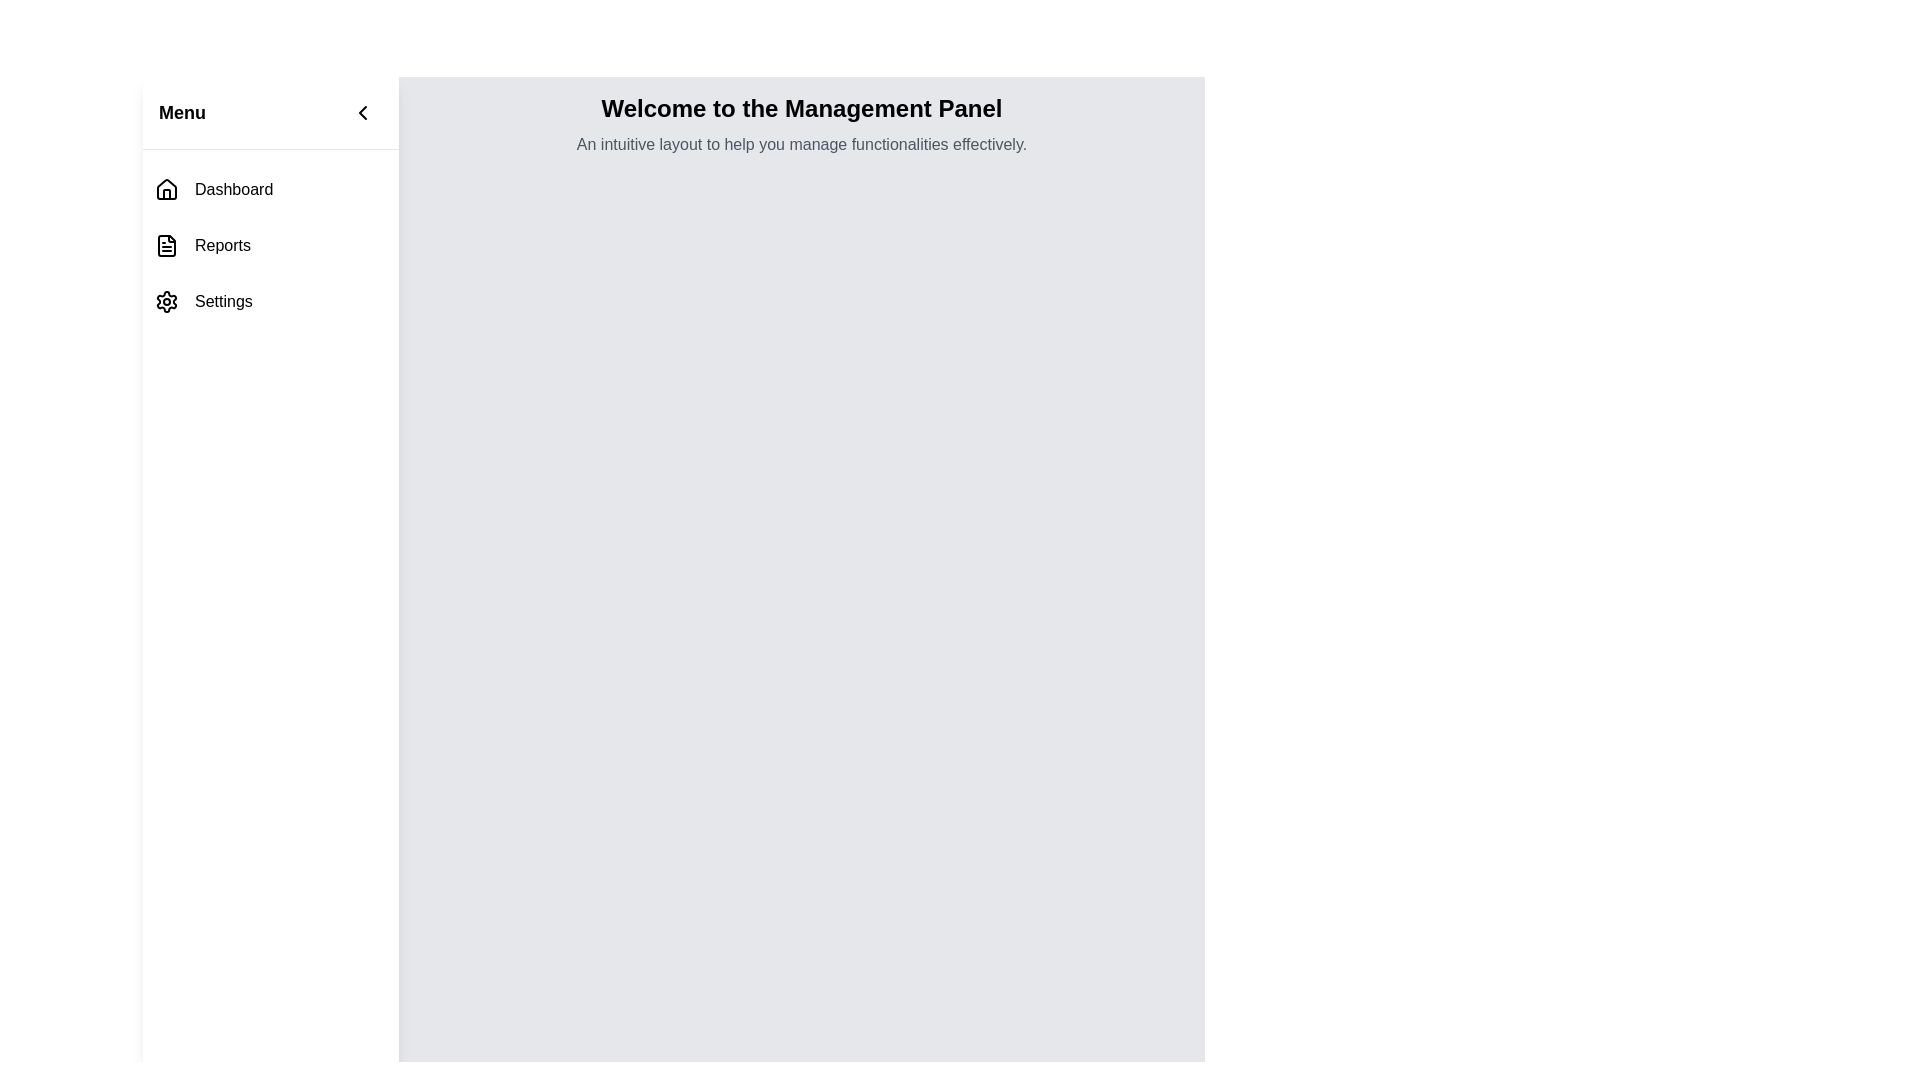 This screenshot has width=1920, height=1080. I want to click on the 'Settings' text label located in the navigation panel on the left, which is the third item in the vertical list of options, so click(223, 301).